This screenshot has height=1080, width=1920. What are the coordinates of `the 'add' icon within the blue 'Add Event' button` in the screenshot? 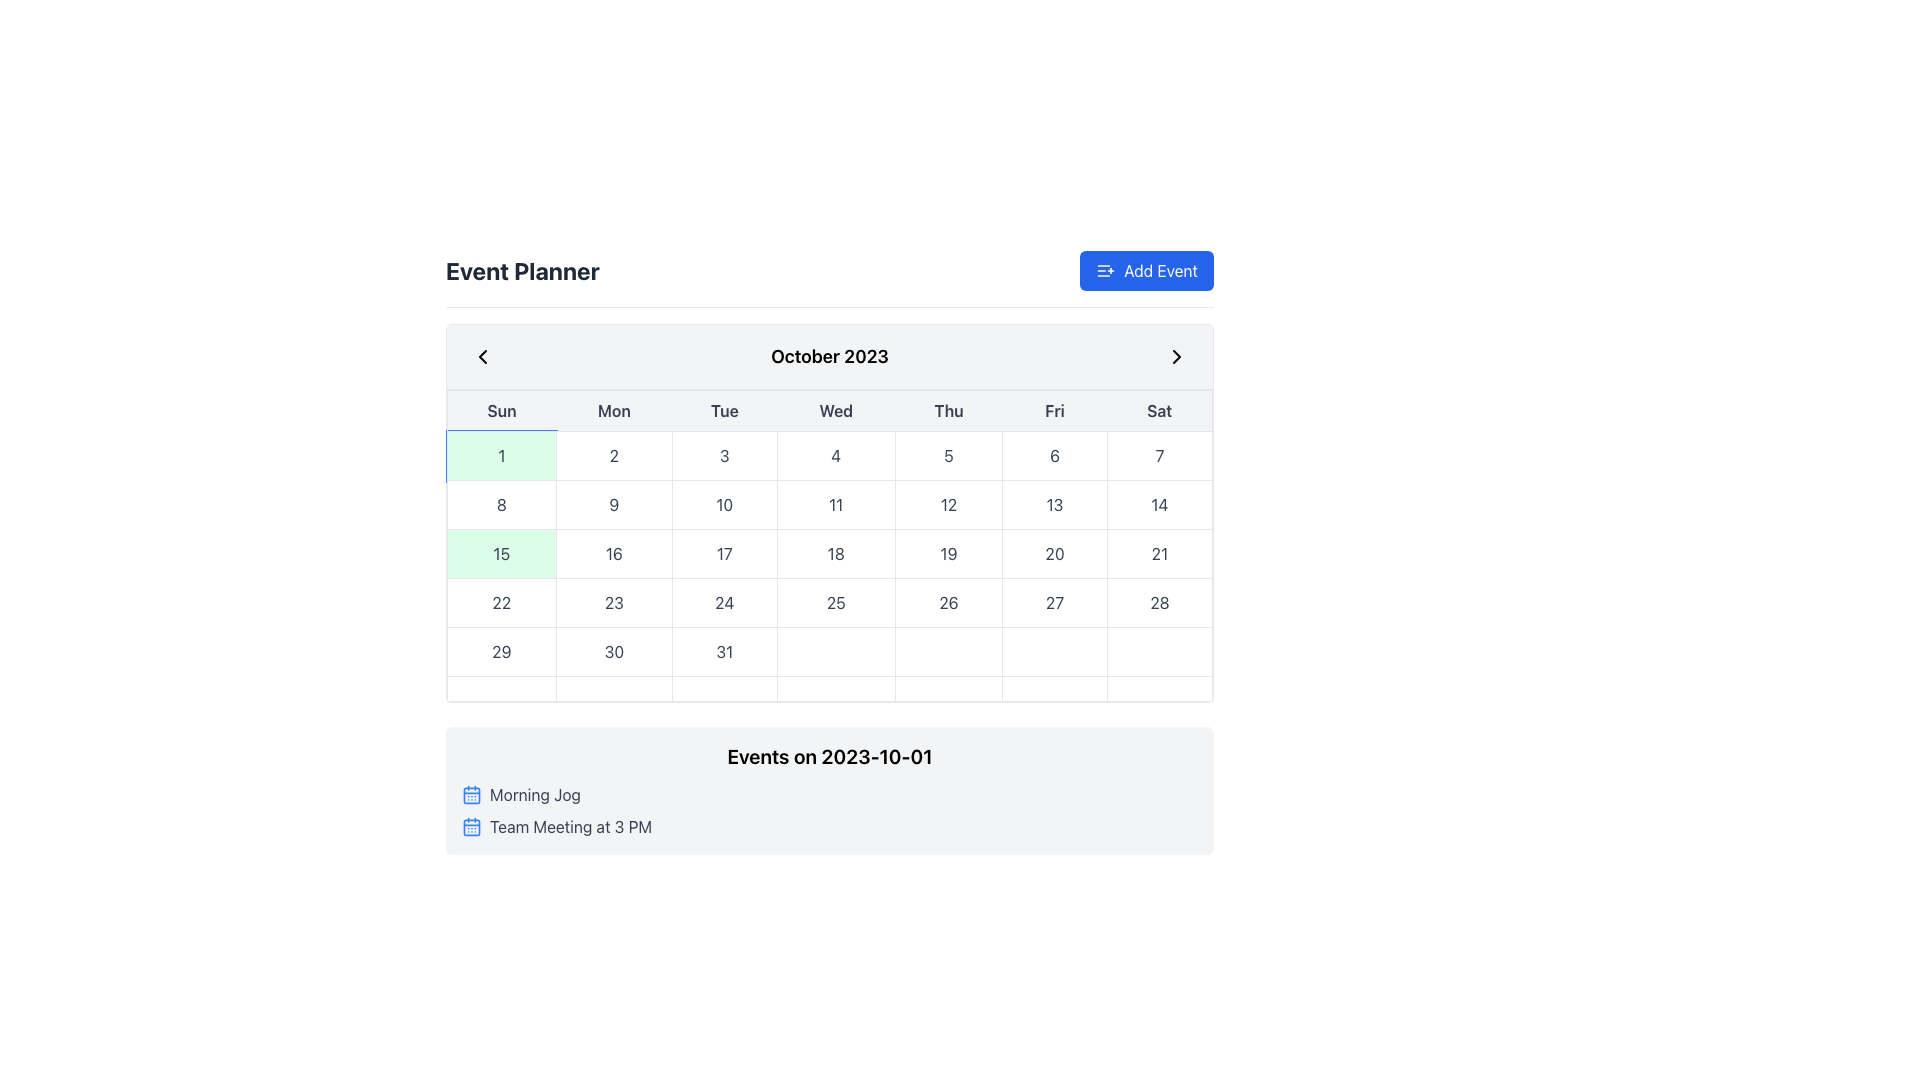 It's located at (1105, 270).